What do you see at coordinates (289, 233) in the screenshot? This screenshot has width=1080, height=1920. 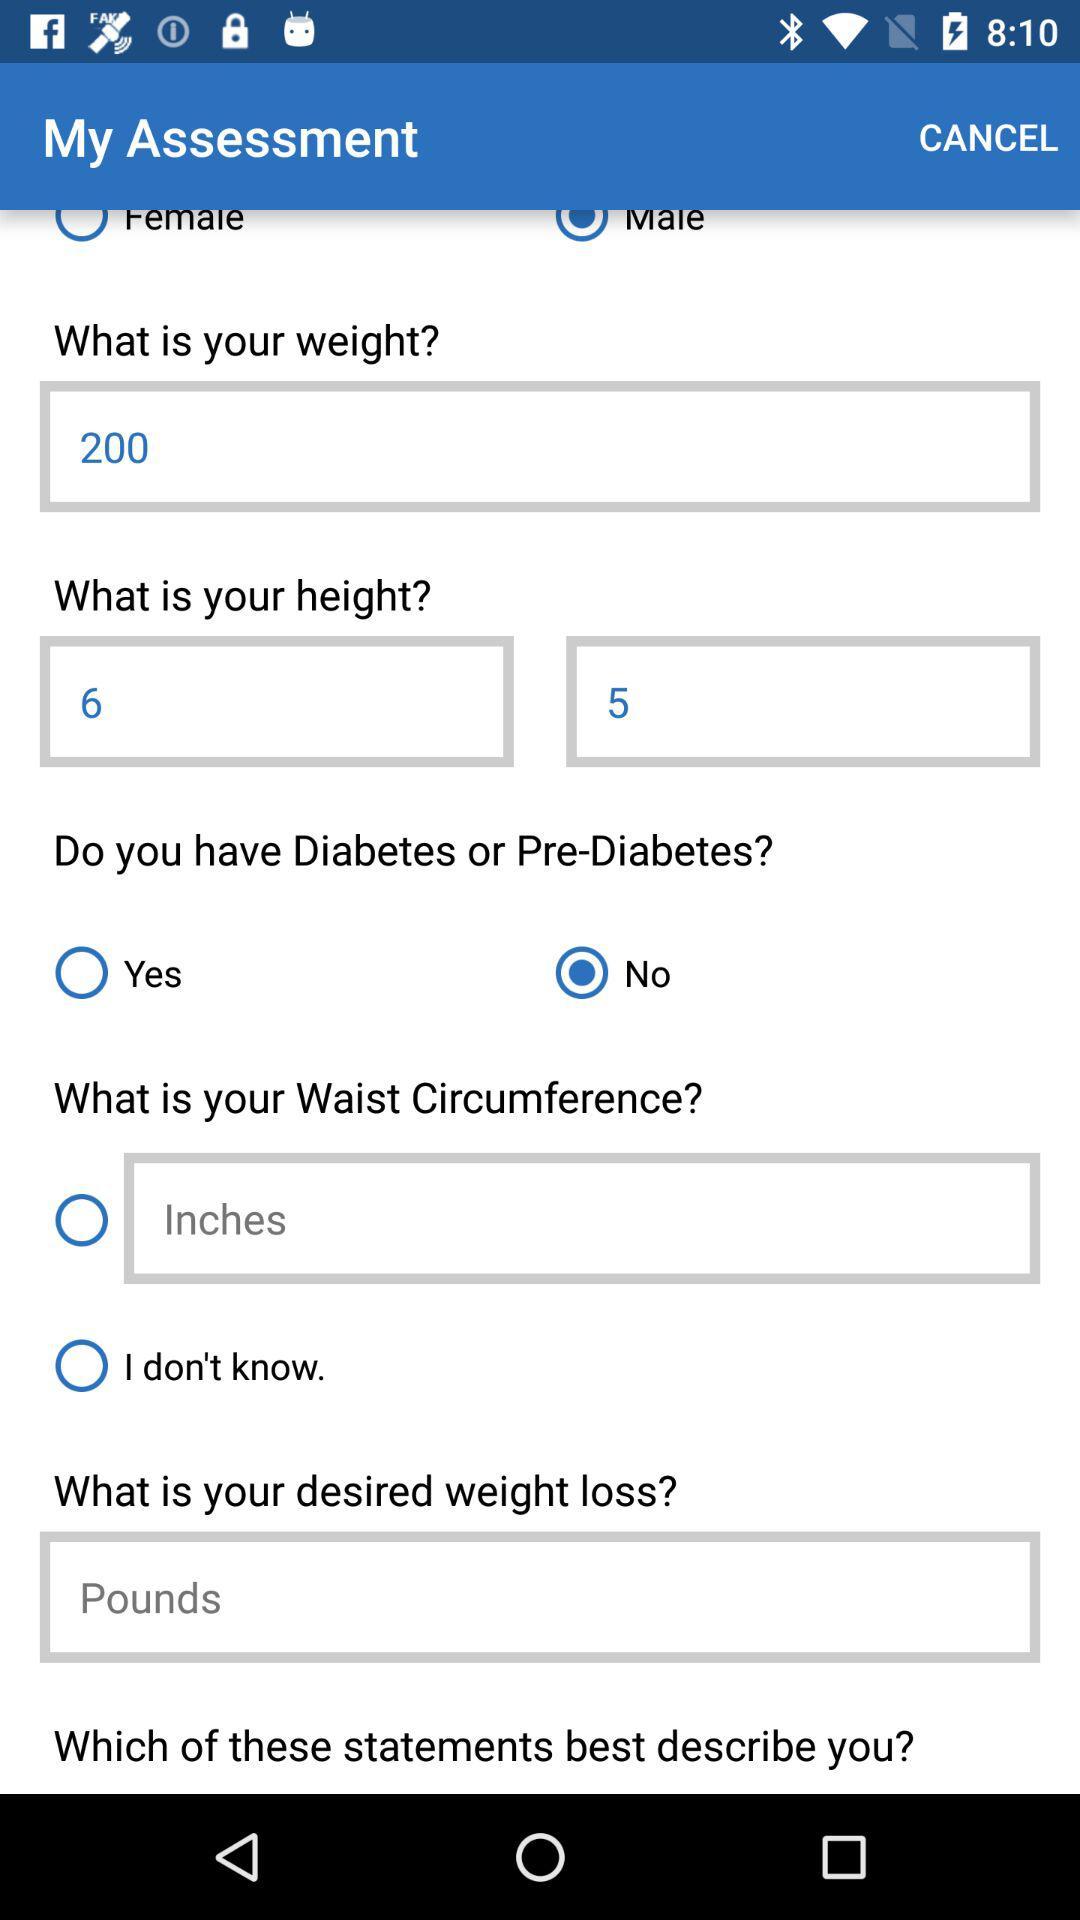 I see `the female item` at bounding box center [289, 233].